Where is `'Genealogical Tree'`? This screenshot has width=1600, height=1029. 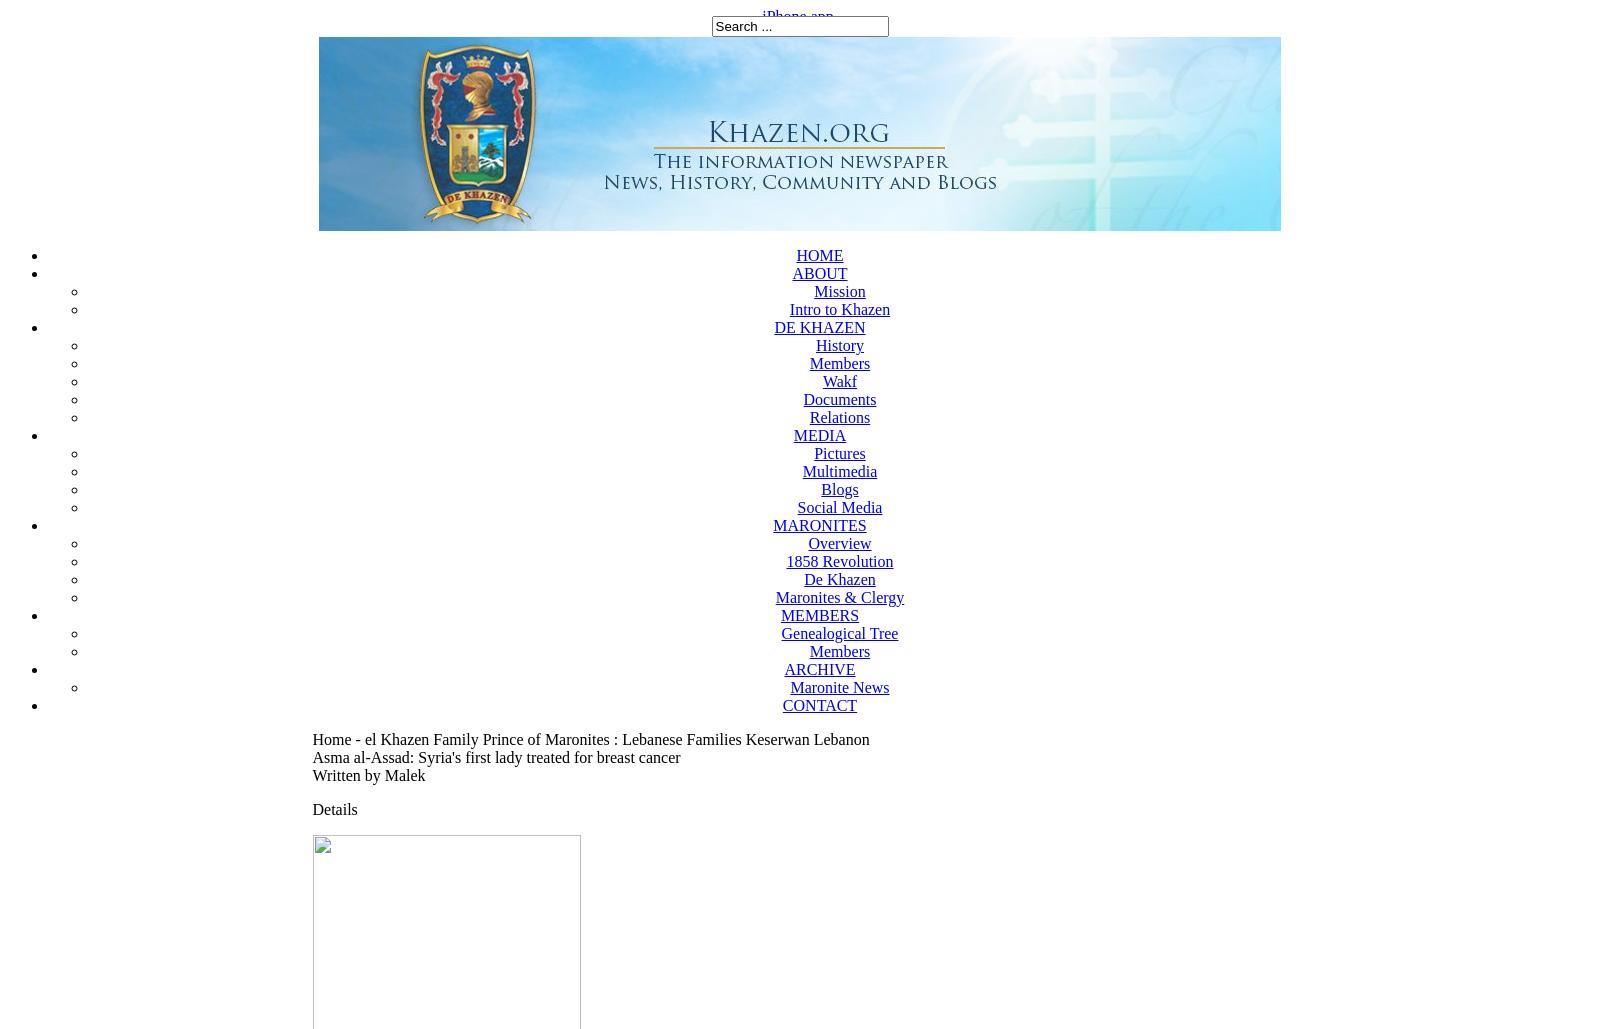 'Genealogical Tree' is located at coordinates (838, 633).